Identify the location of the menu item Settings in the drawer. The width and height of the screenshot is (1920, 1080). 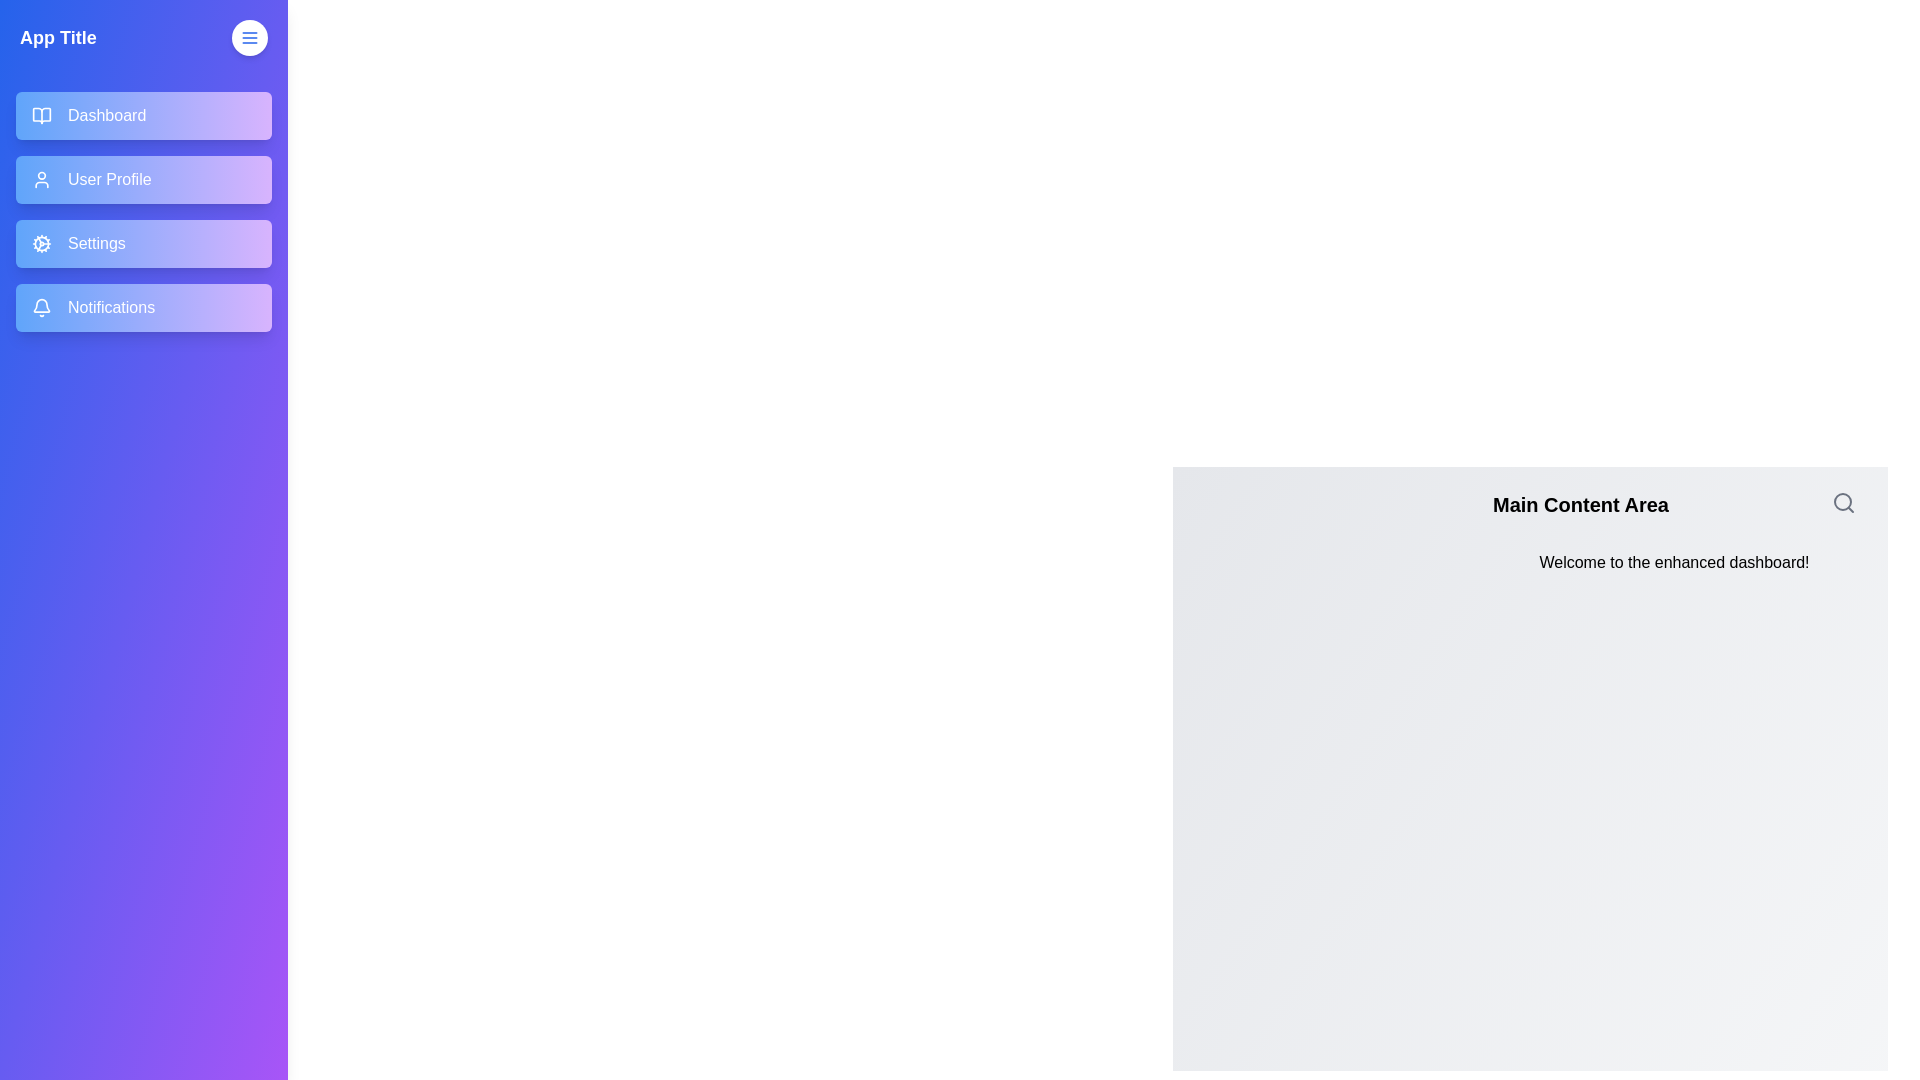
(143, 242).